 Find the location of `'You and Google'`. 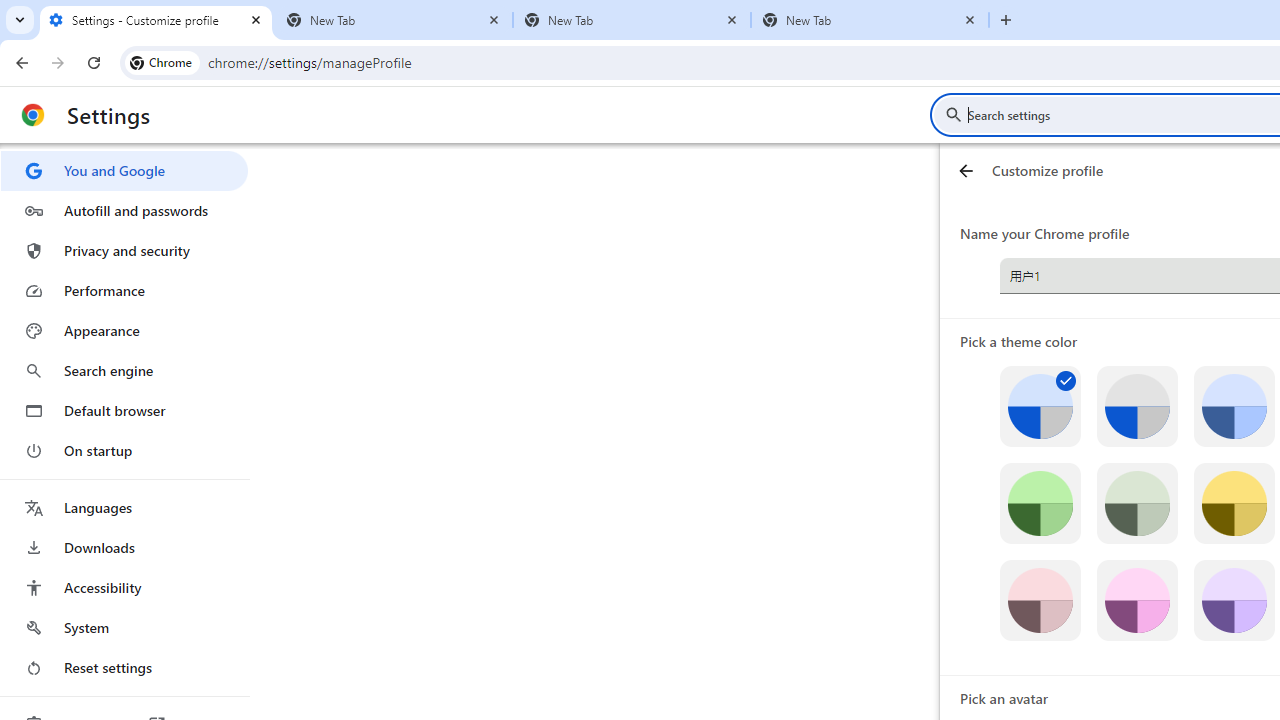

'You and Google' is located at coordinates (123, 170).